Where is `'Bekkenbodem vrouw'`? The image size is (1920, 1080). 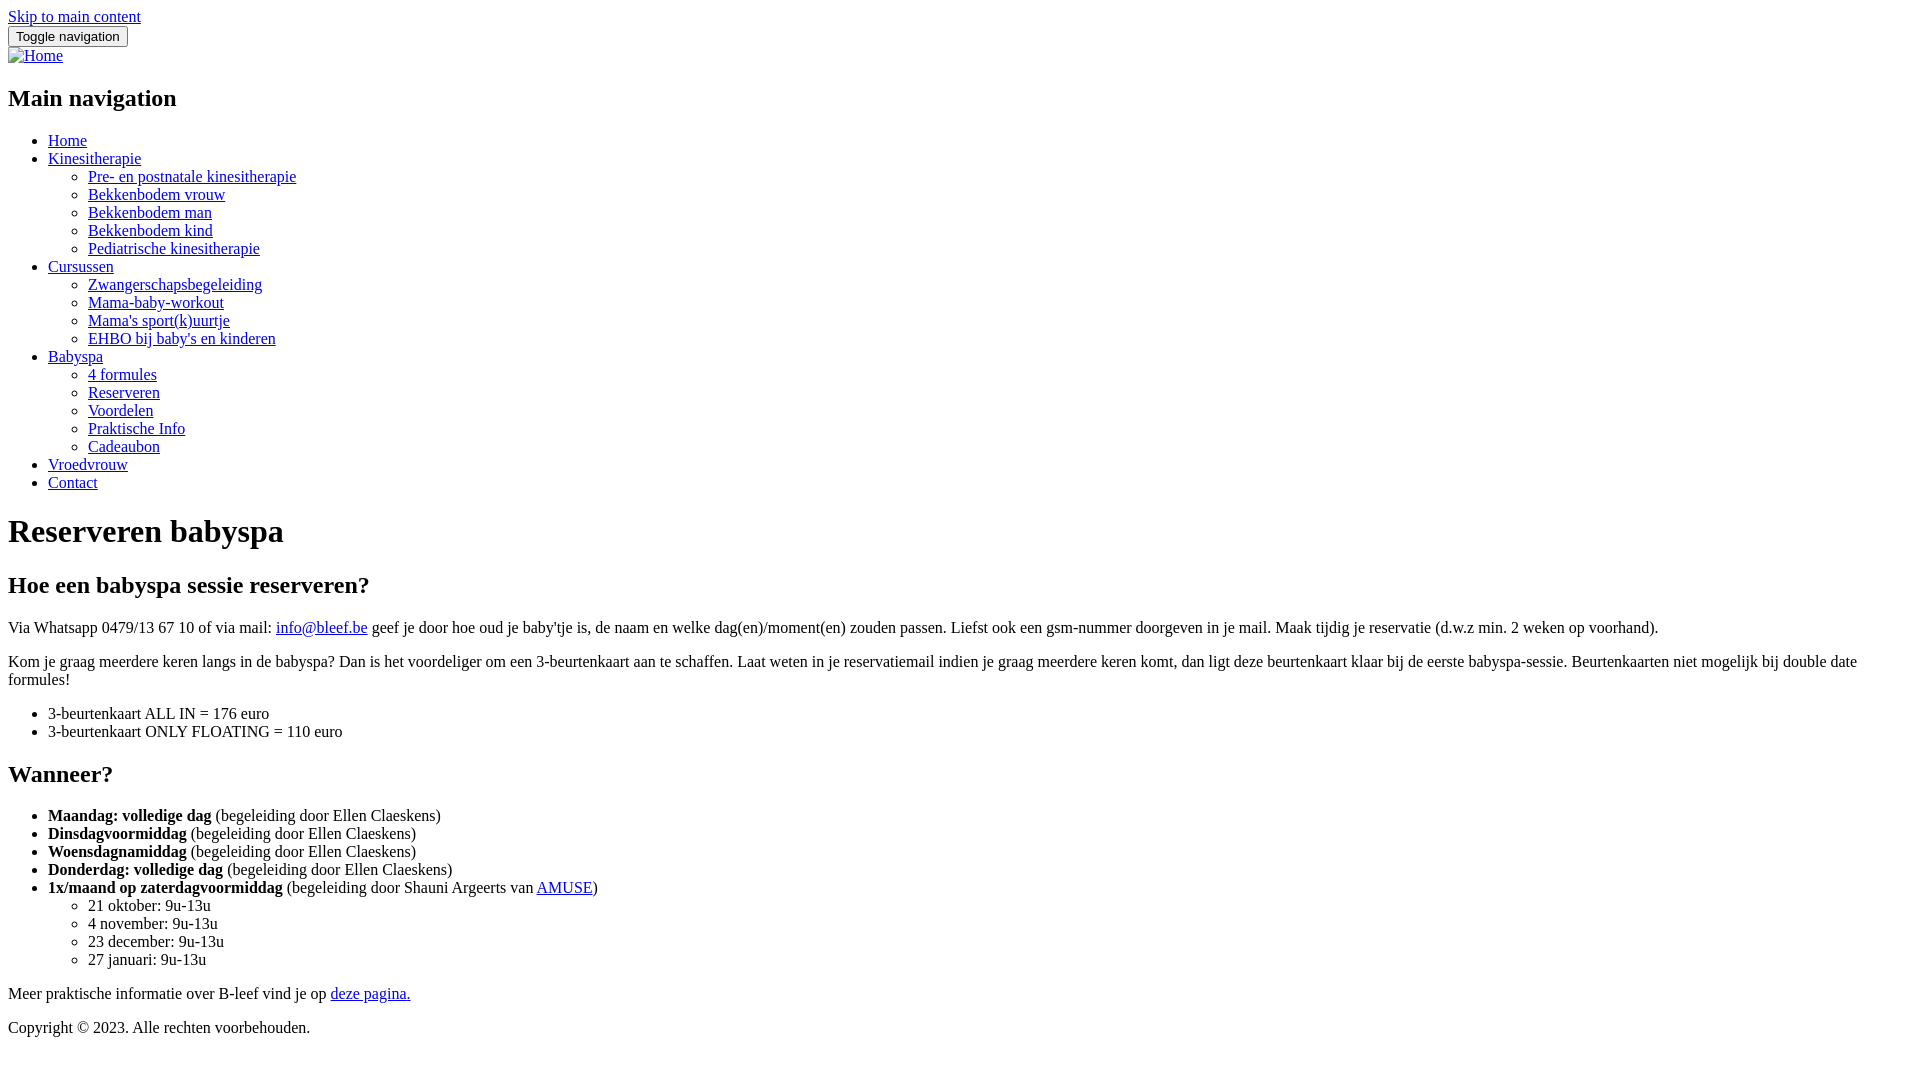
'Bekkenbodem vrouw' is located at coordinates (86, 194).